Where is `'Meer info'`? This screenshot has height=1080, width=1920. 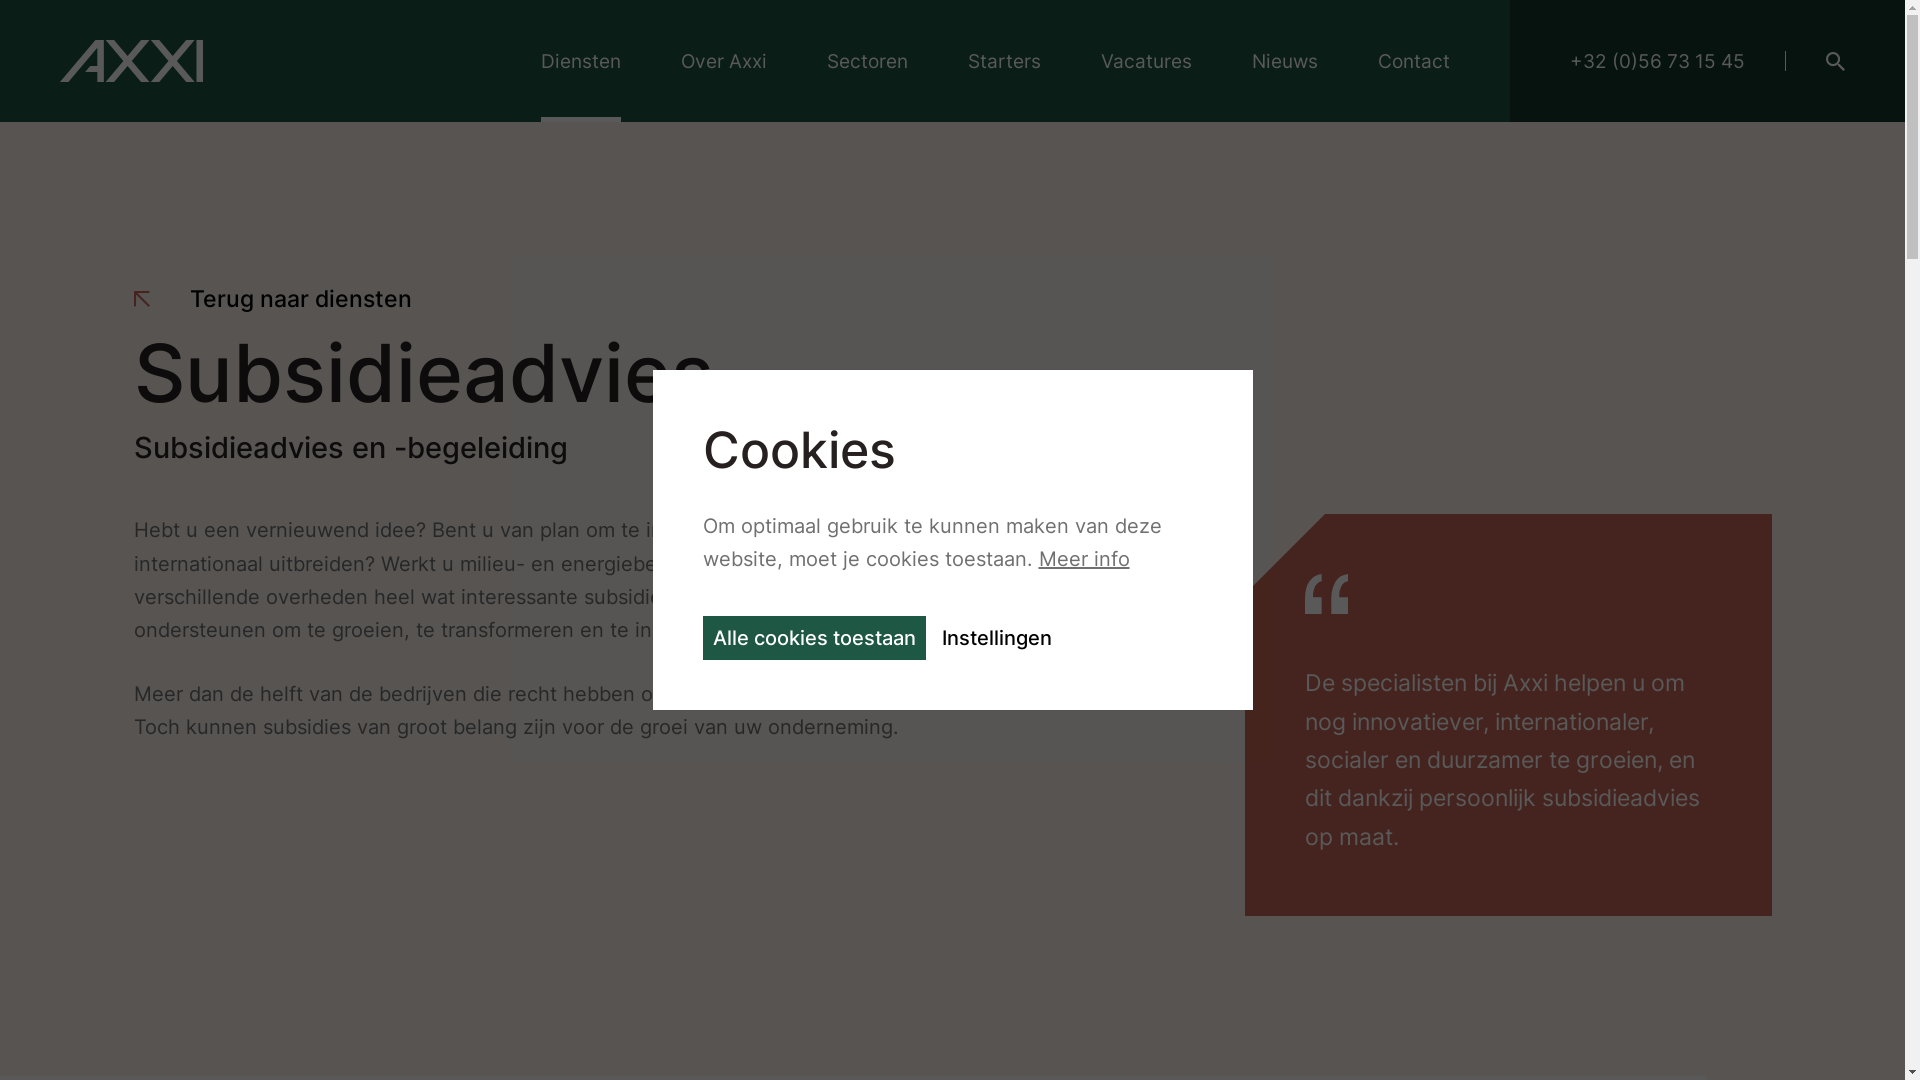 'Meer info' is located at coordinates (1082, 559).